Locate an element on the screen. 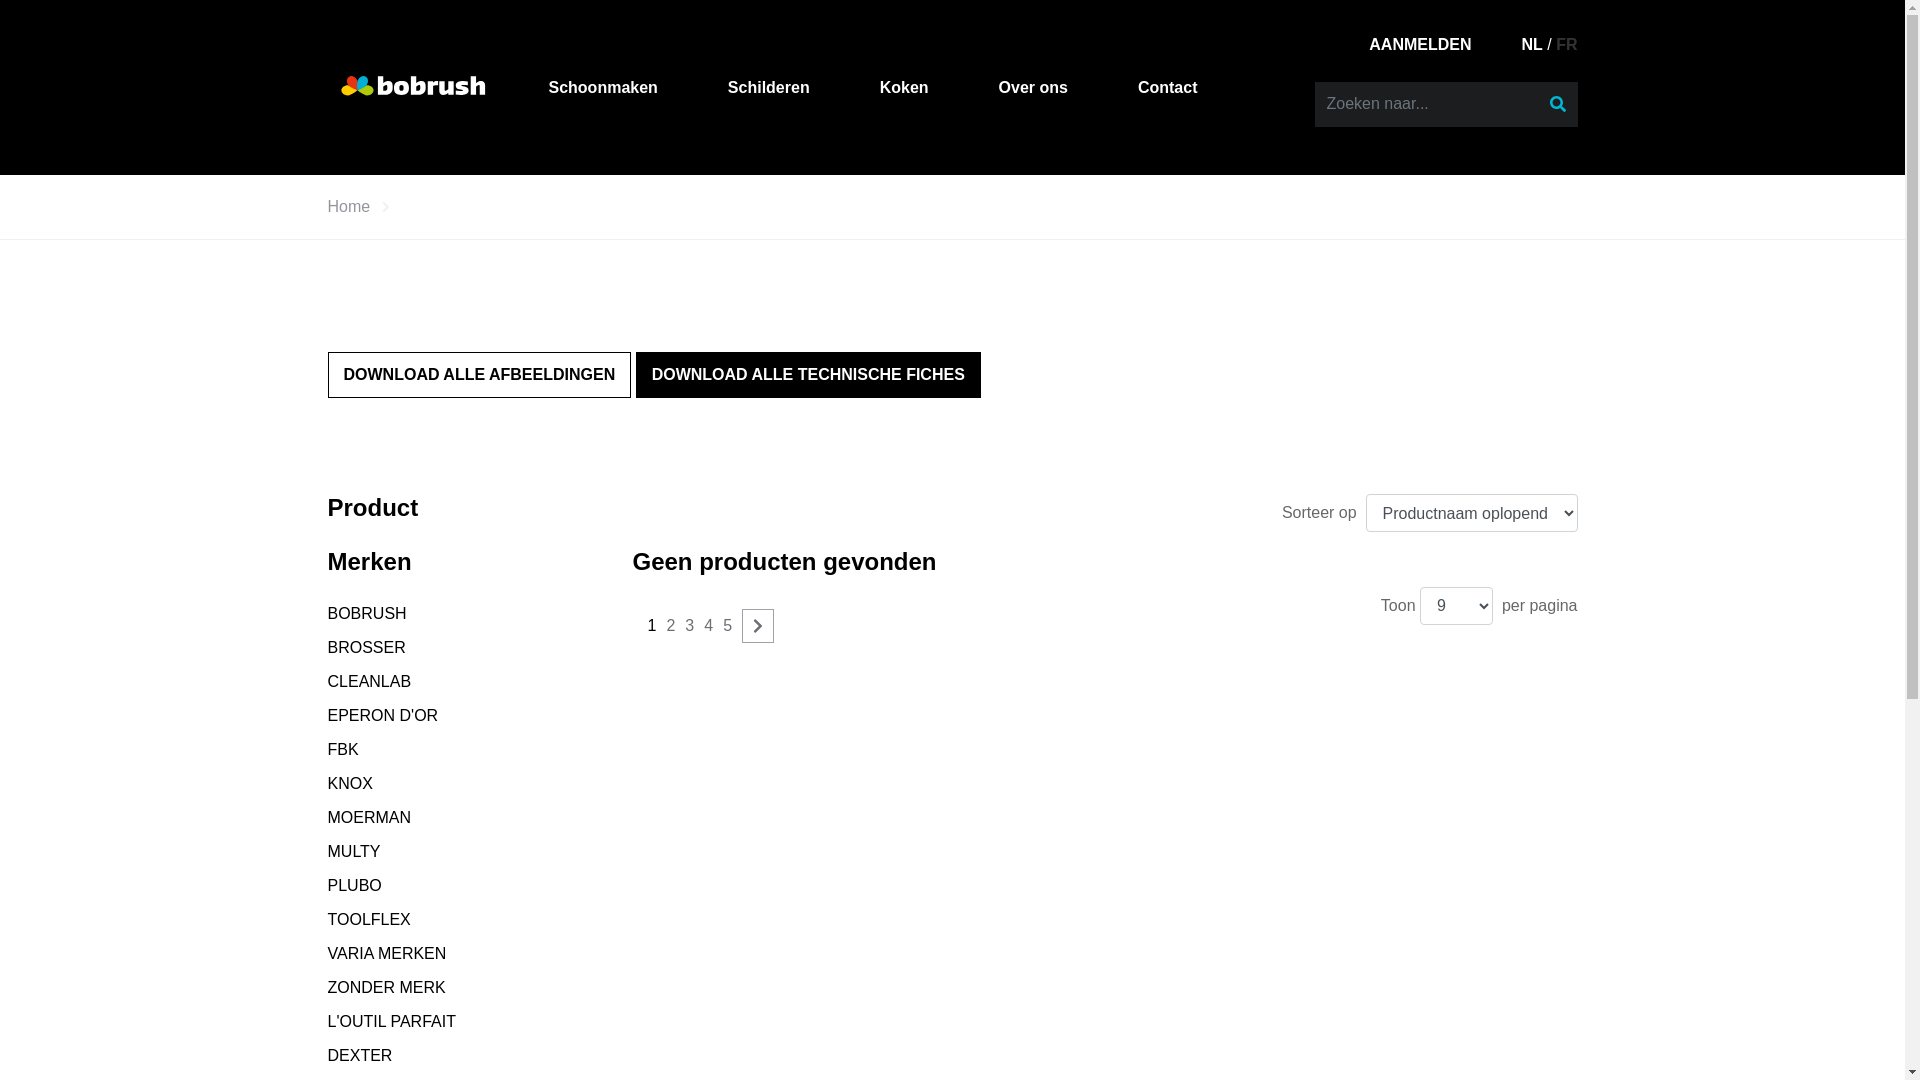 The width and height of the screenshot is (1920, 1080). 'MULTY' is located at coordinates (354, 852).